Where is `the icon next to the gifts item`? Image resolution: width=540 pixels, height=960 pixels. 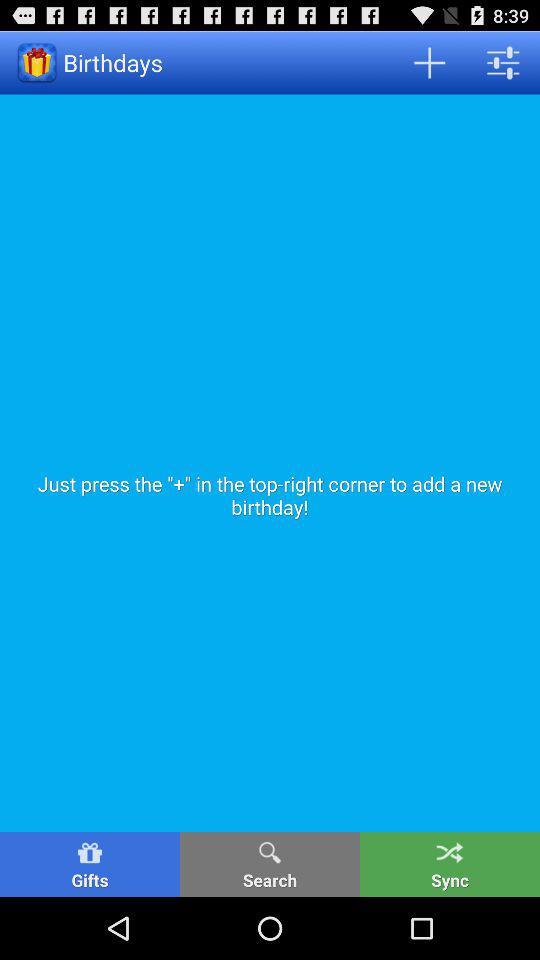 the icon next to the gifts item is located at coordinates (270, 863).